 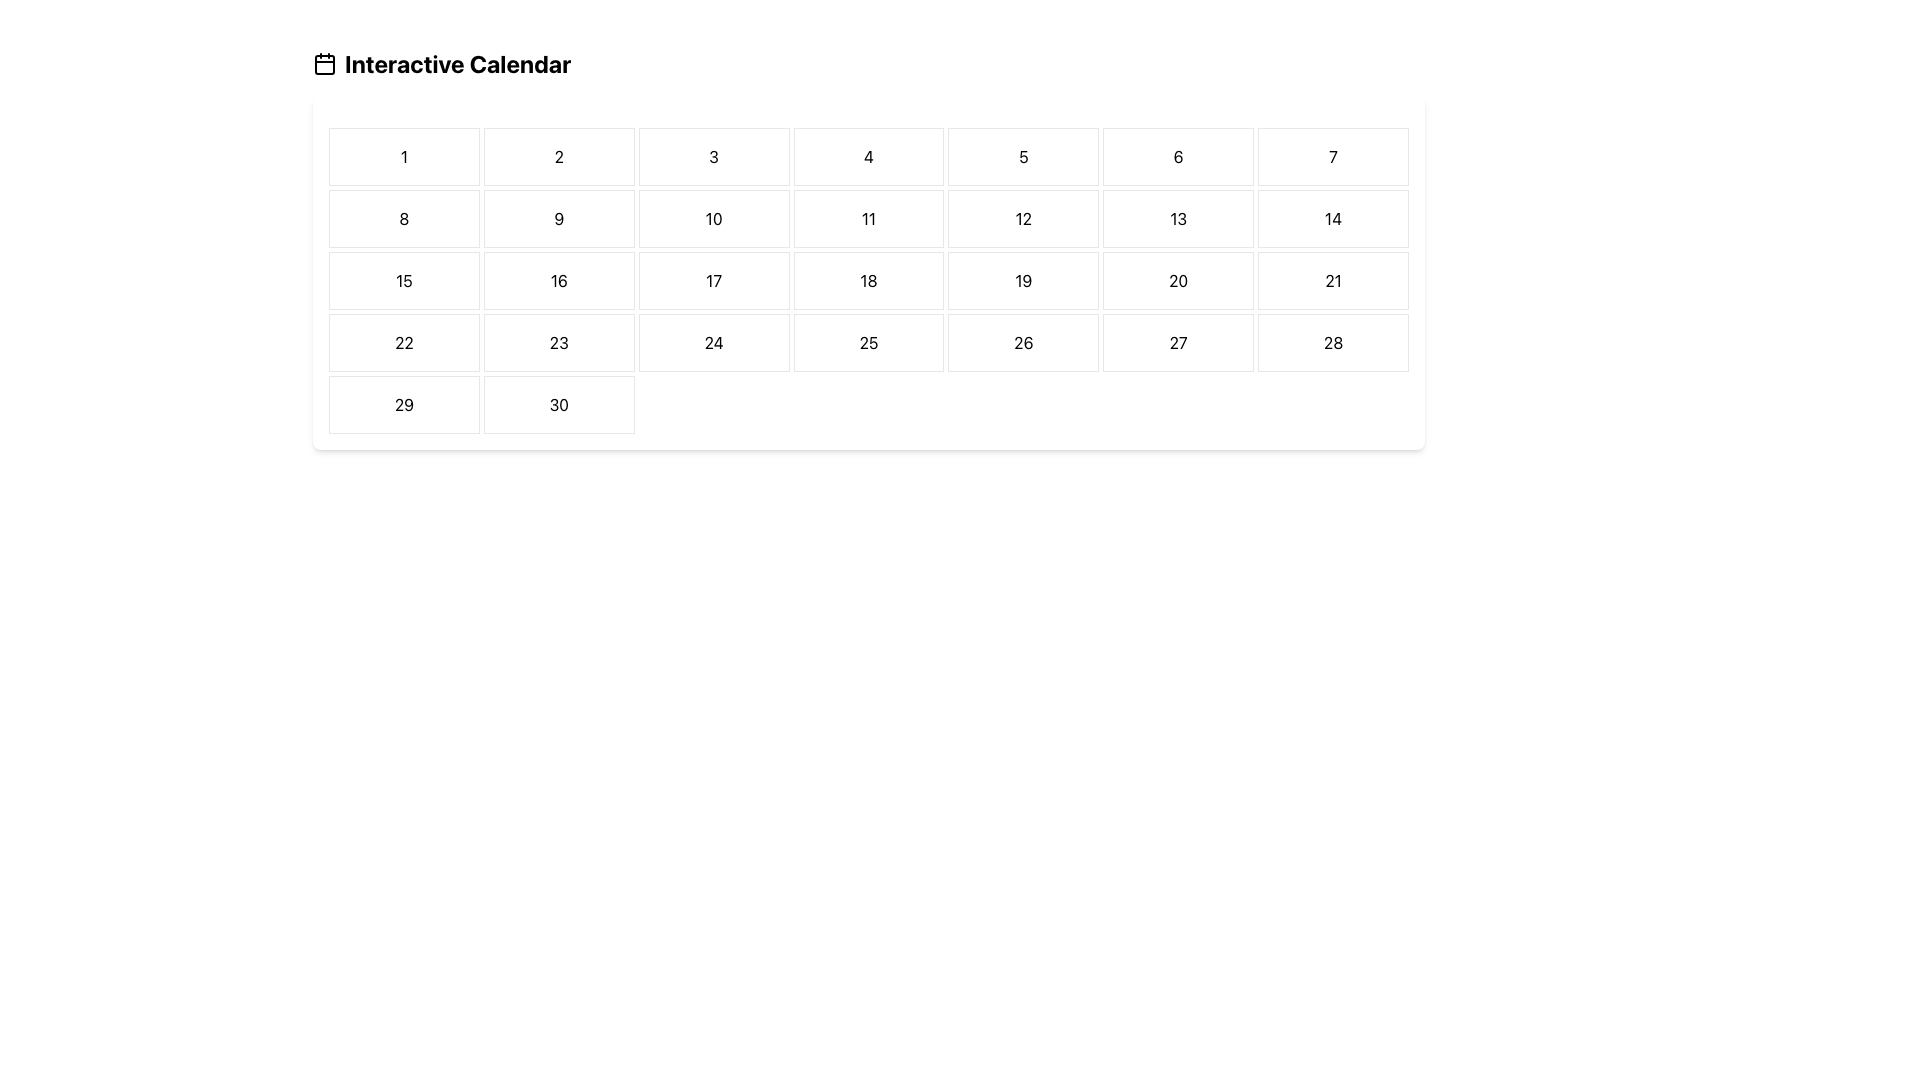 What do you see at coordinates (559, 281) in the screenshot?
I see `the clickable cell representing a specific day in the third row and second column of the calendar grid` at bounding box center [559, 281].